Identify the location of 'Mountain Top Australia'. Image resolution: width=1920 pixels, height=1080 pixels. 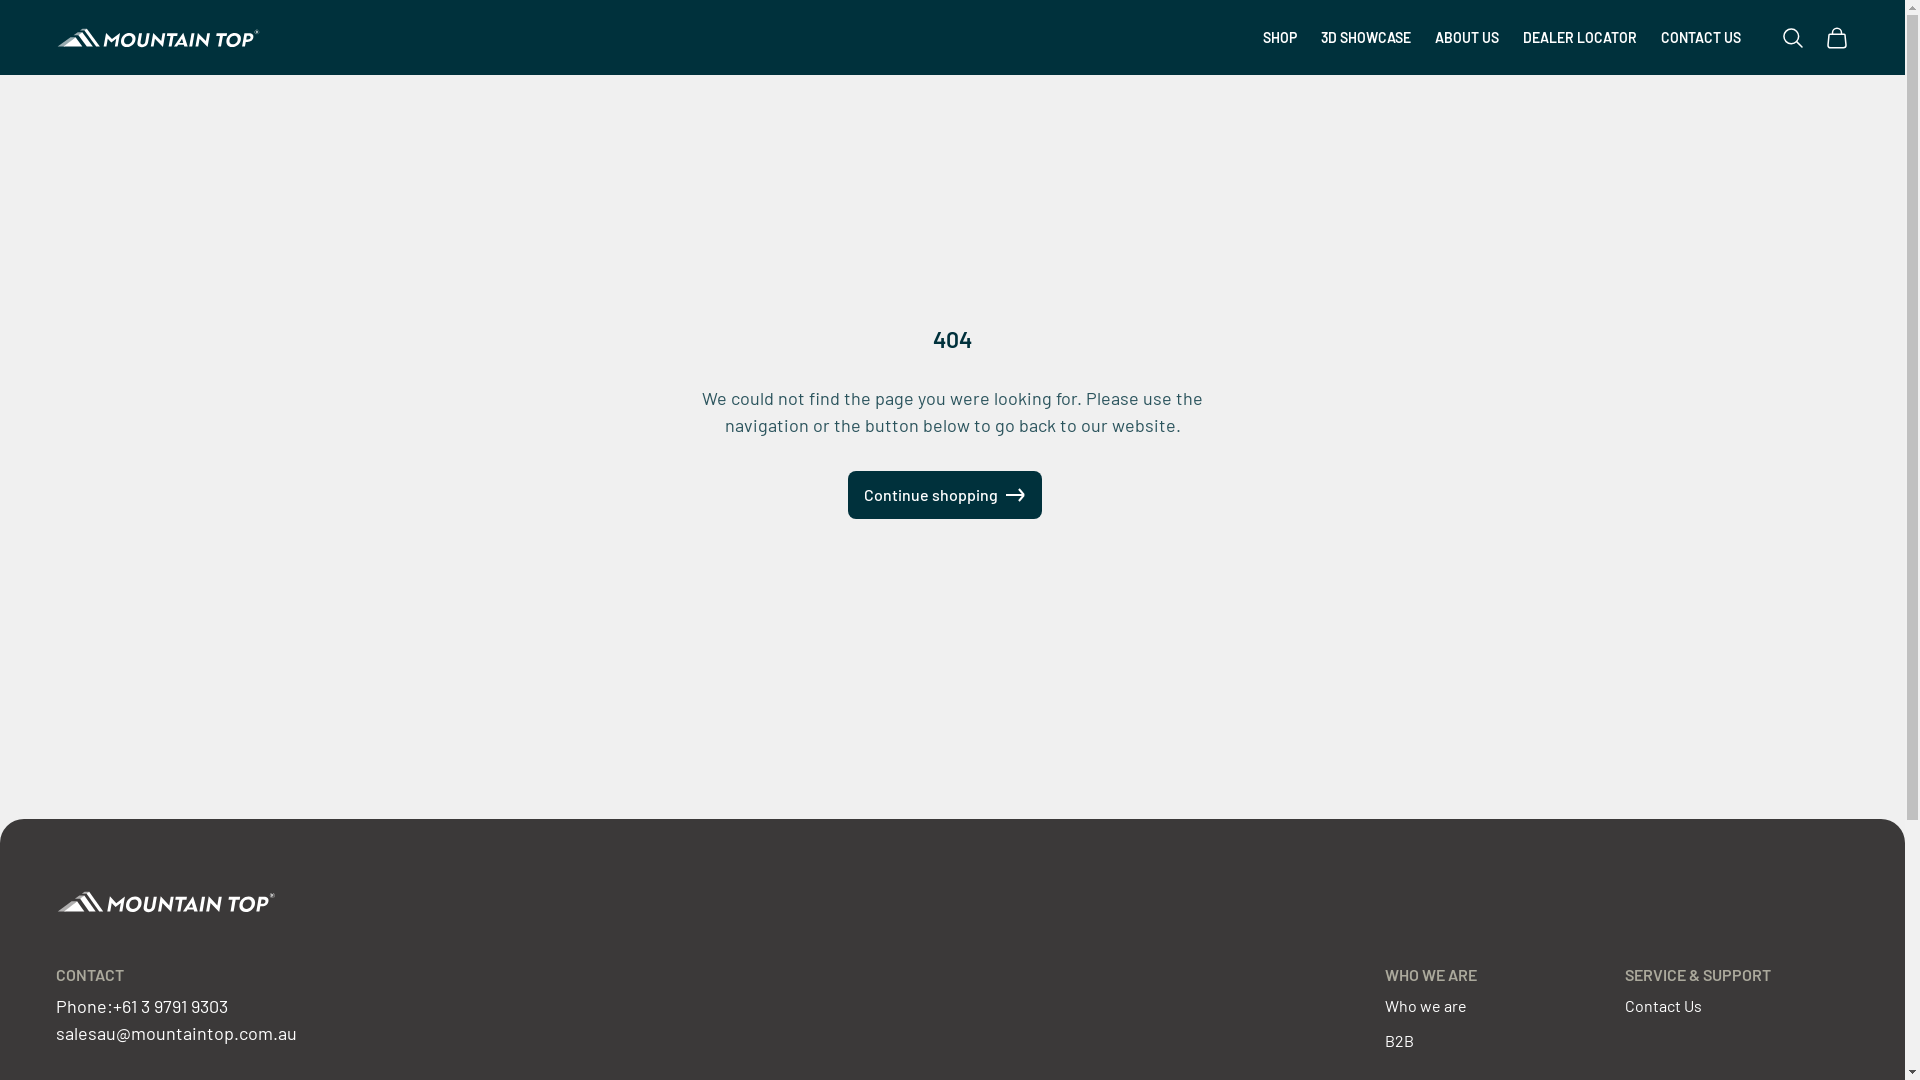
(157, 38).